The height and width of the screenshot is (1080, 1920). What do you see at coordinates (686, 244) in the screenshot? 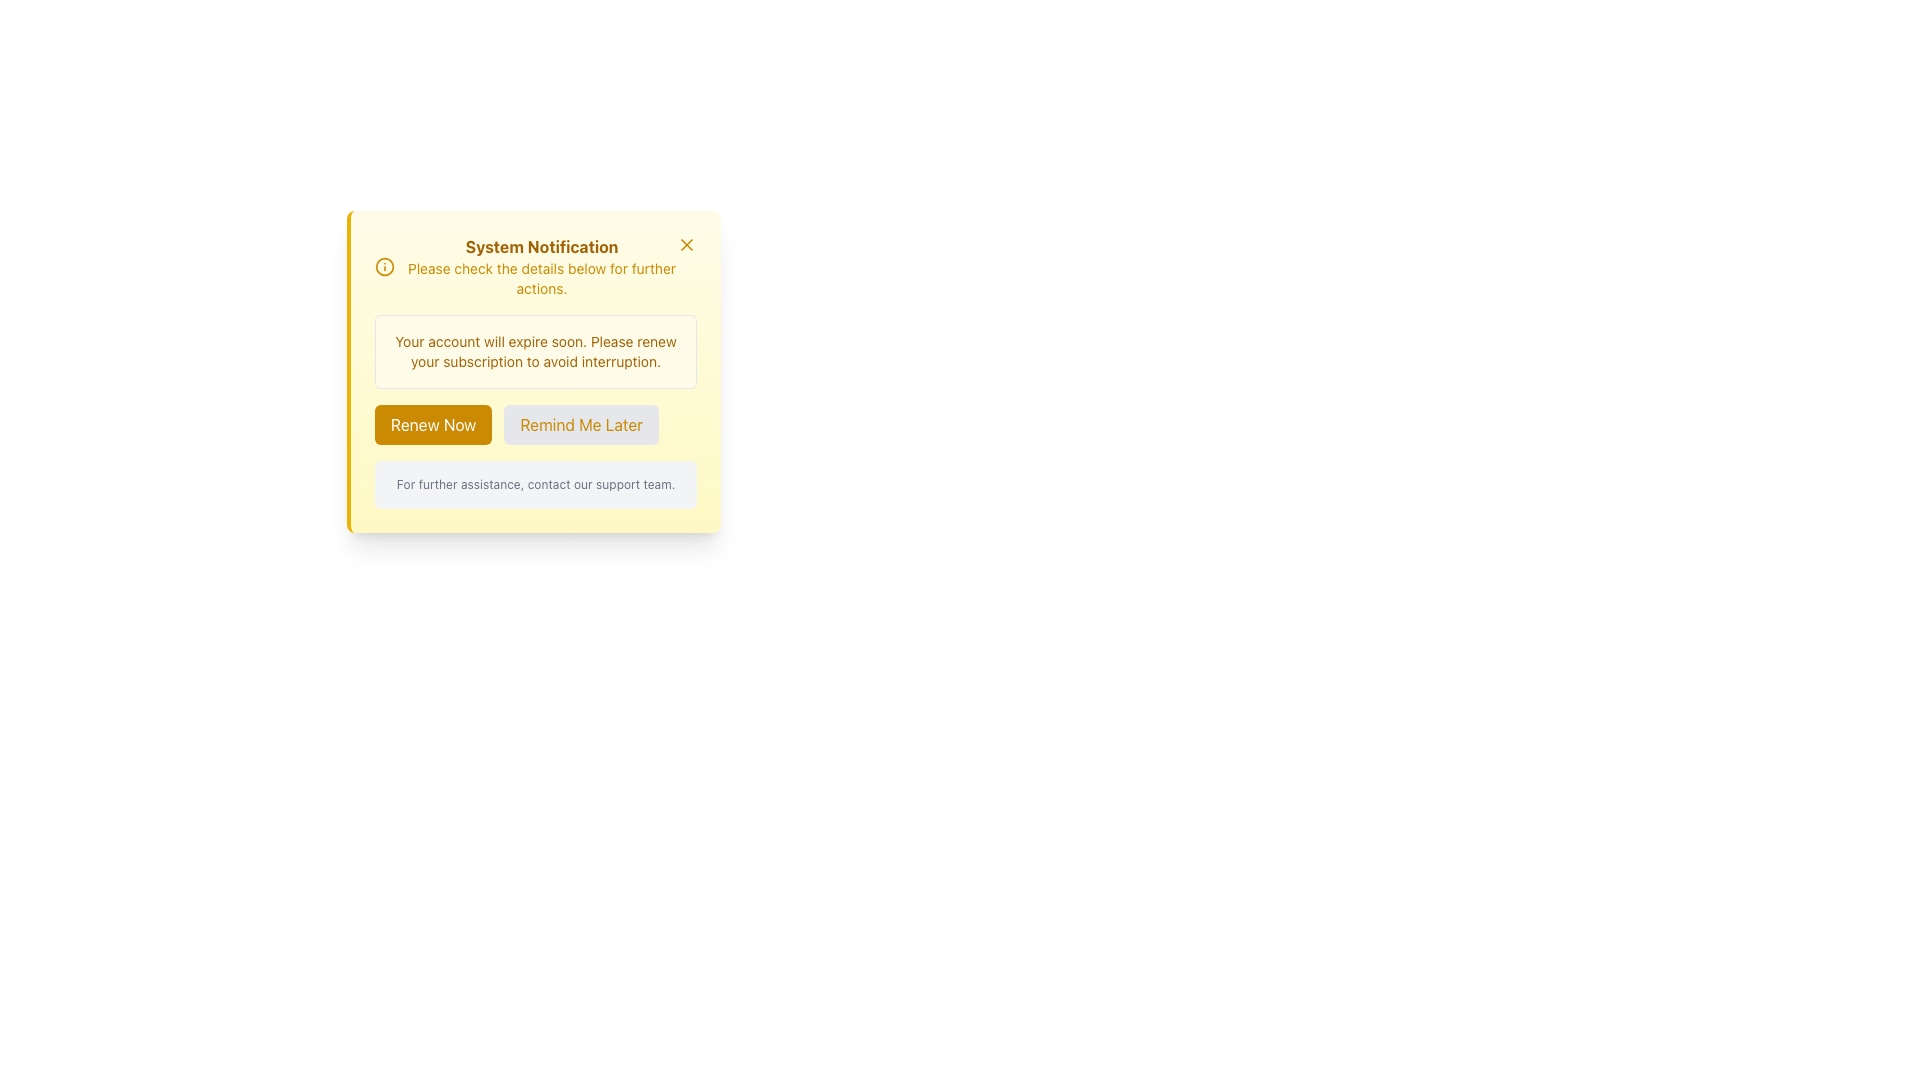
I see `the close icon shaped as a diagonal cross (X) located at the top-right corner of the notification card` at bounding box center [686, 244].